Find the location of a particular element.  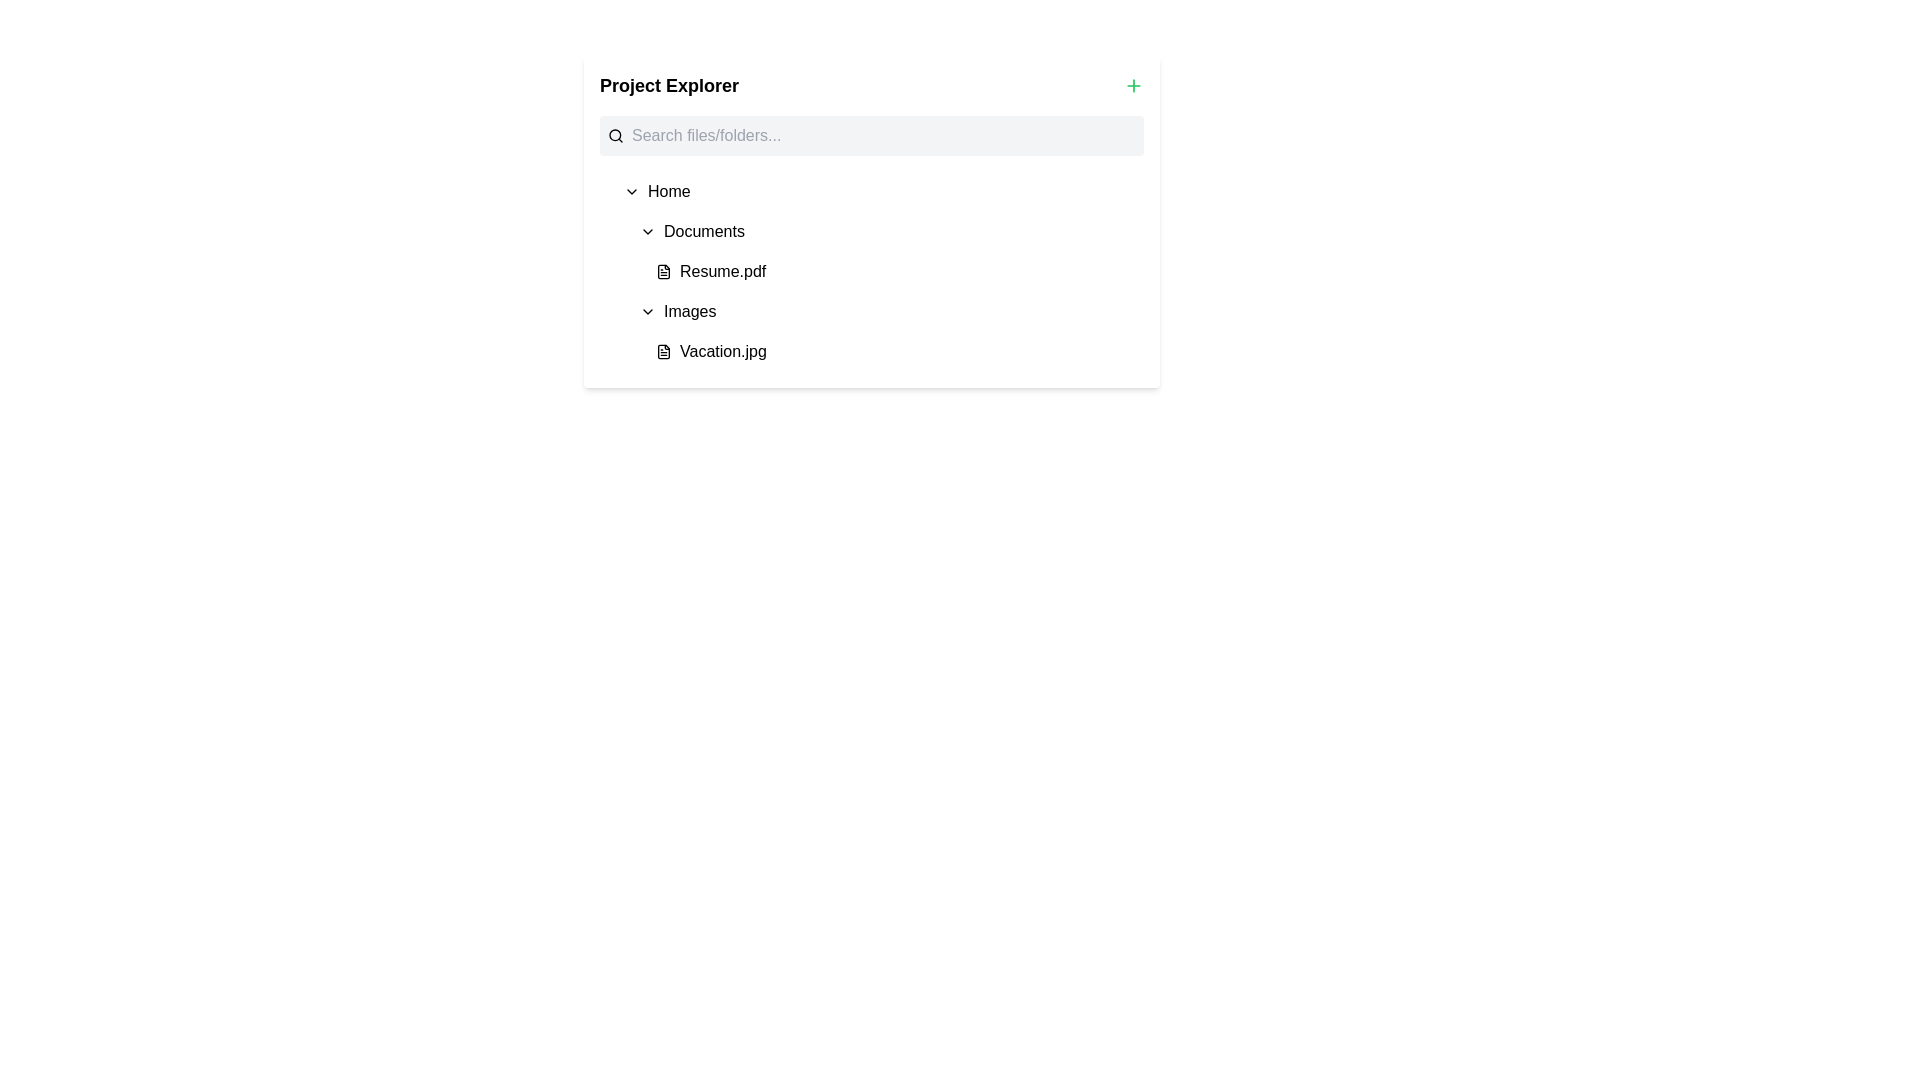

the 'Images' text label in the Project Explorer section is located at coordinates (690, 312).